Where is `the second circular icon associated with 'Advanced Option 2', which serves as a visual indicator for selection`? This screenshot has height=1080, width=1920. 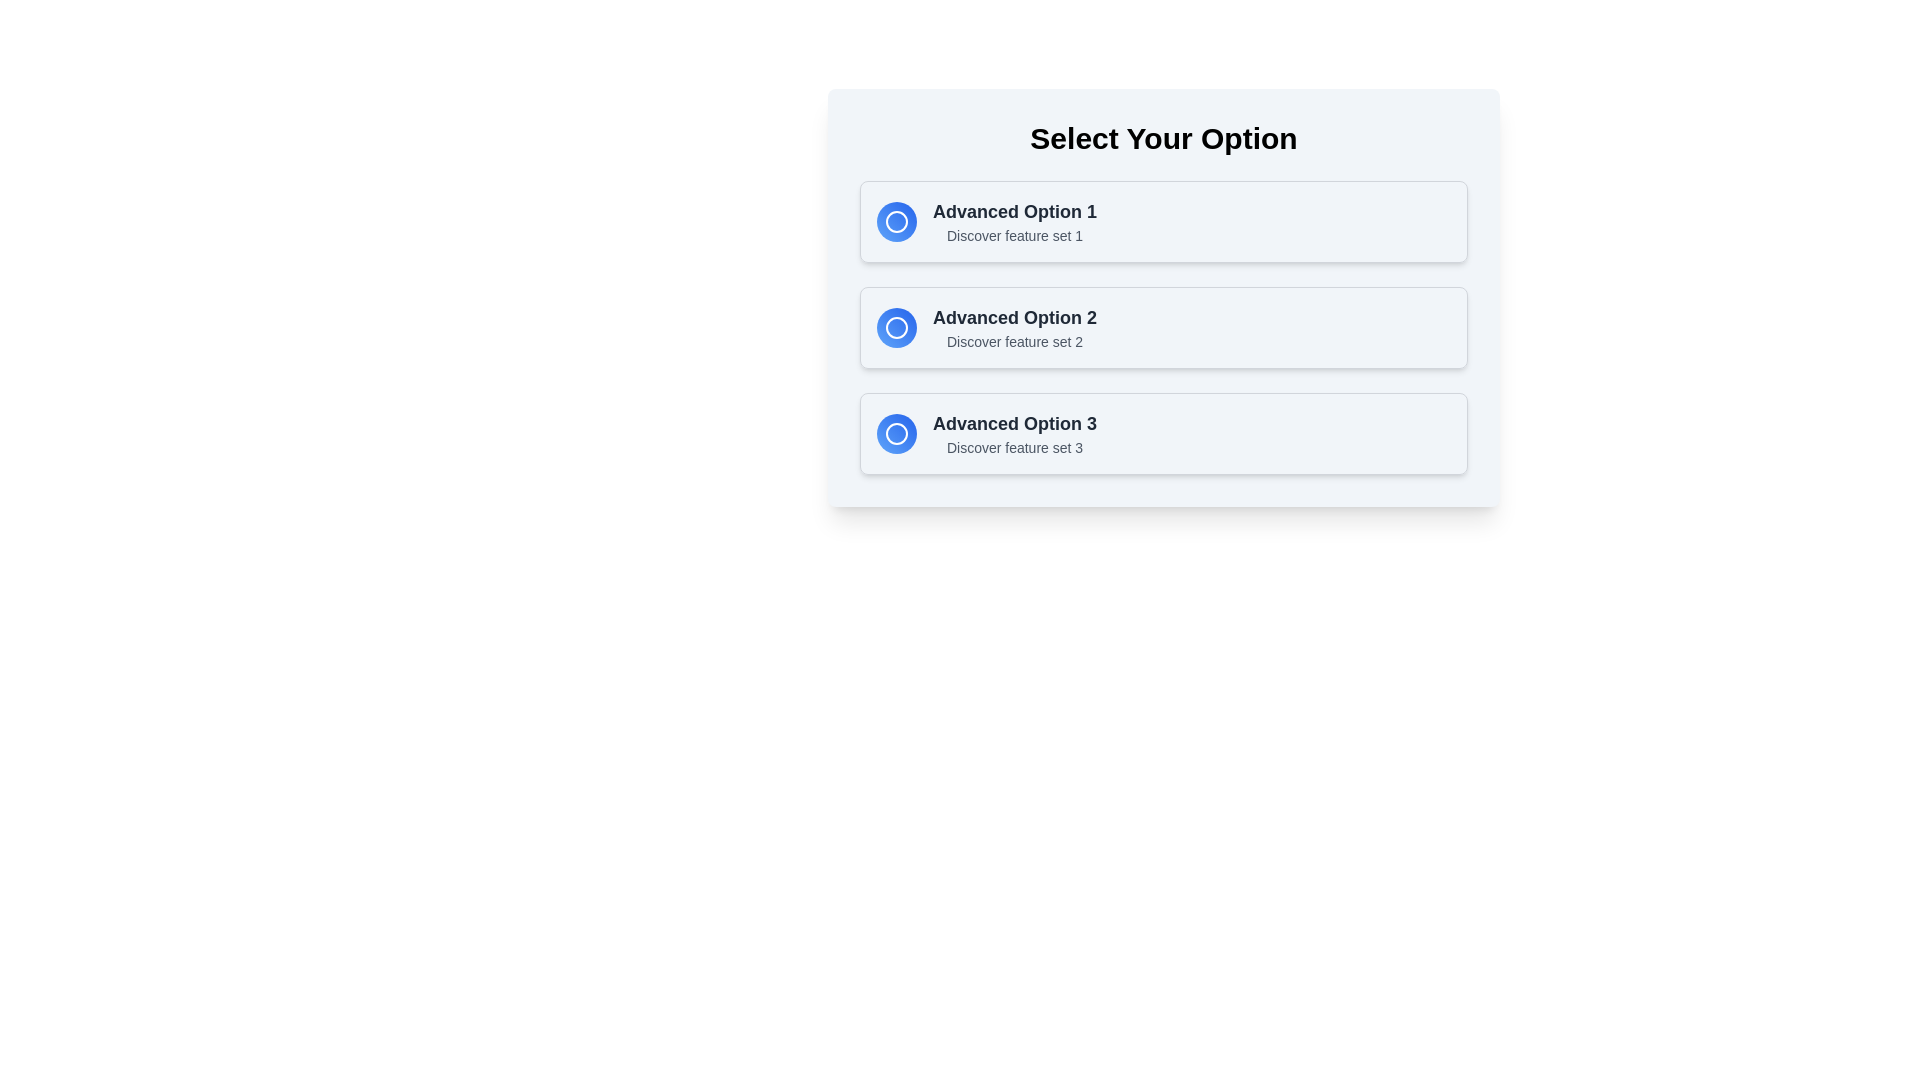
the second circular icon associated with 'Advanced Option 2', which serves as a visual indicator for selection is located at coordinates (896, 326).